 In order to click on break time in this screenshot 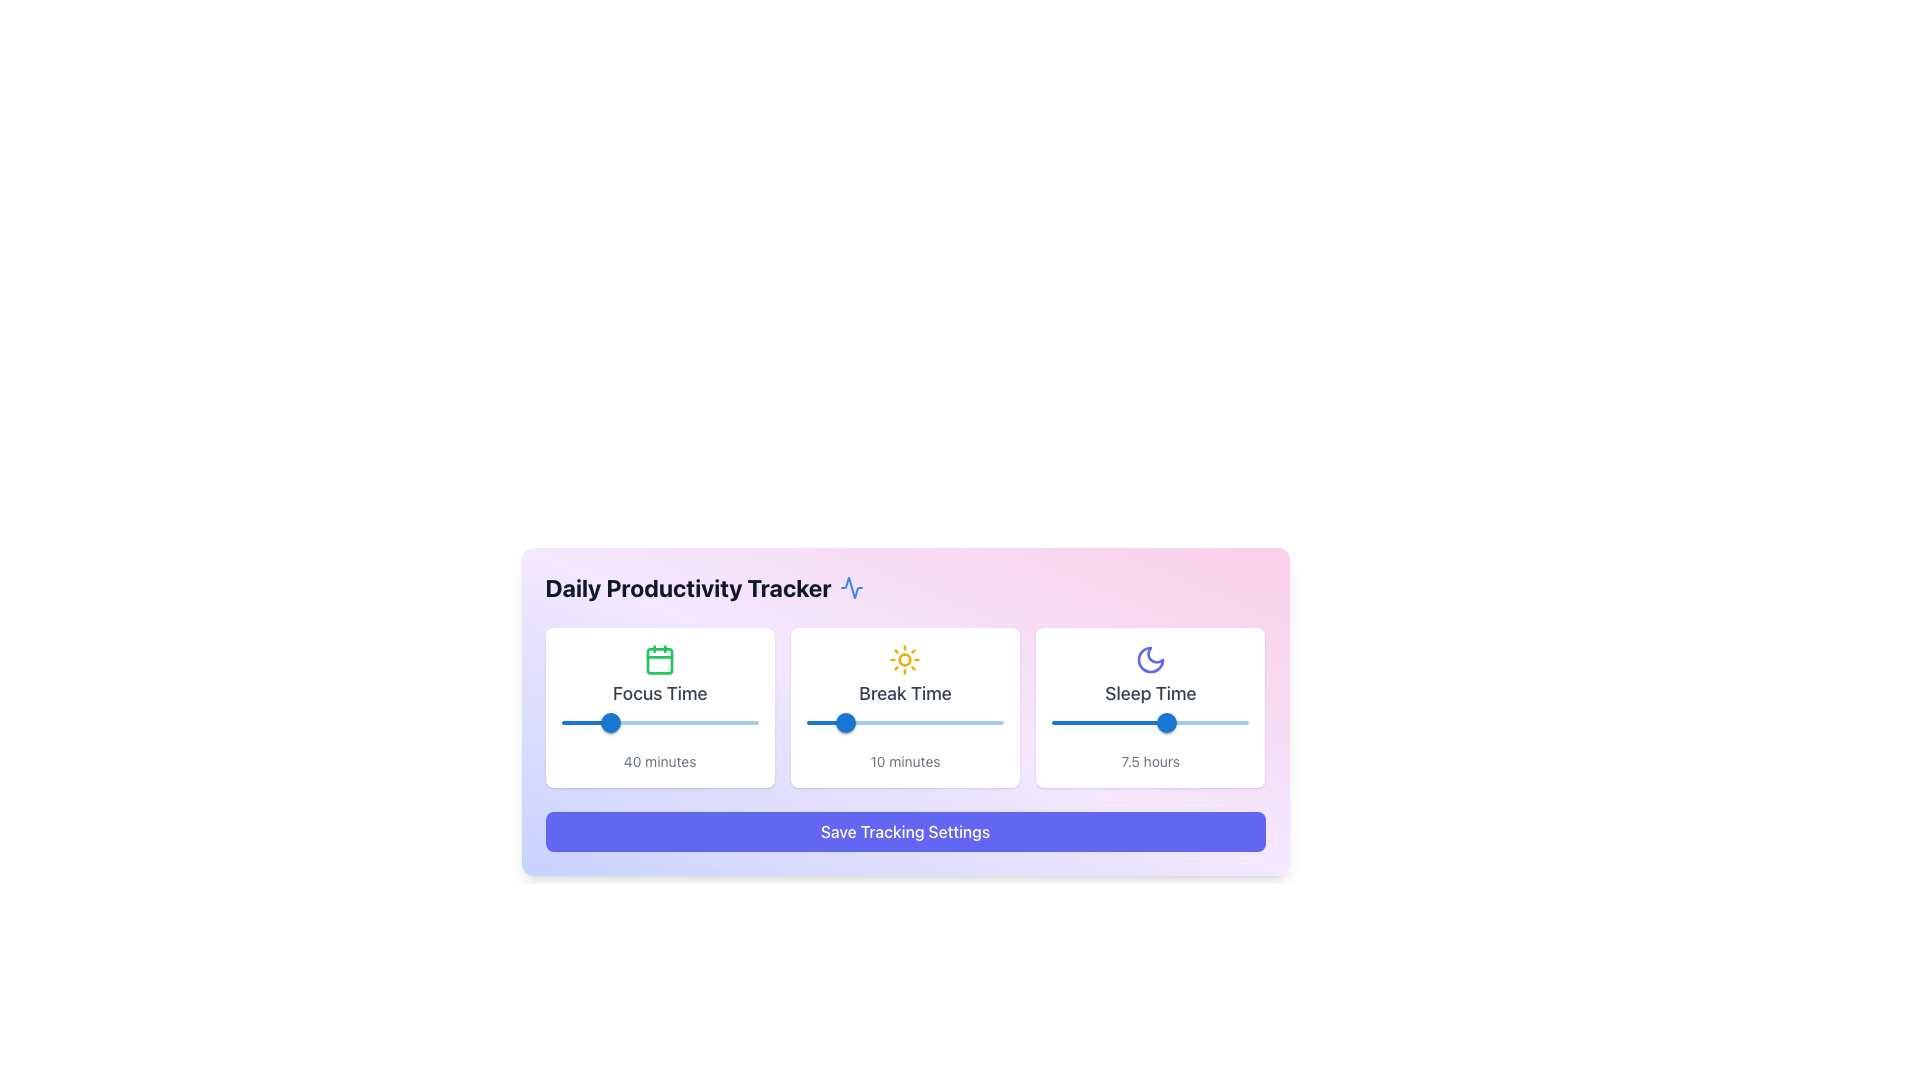, I will do `click(841, 722)`.